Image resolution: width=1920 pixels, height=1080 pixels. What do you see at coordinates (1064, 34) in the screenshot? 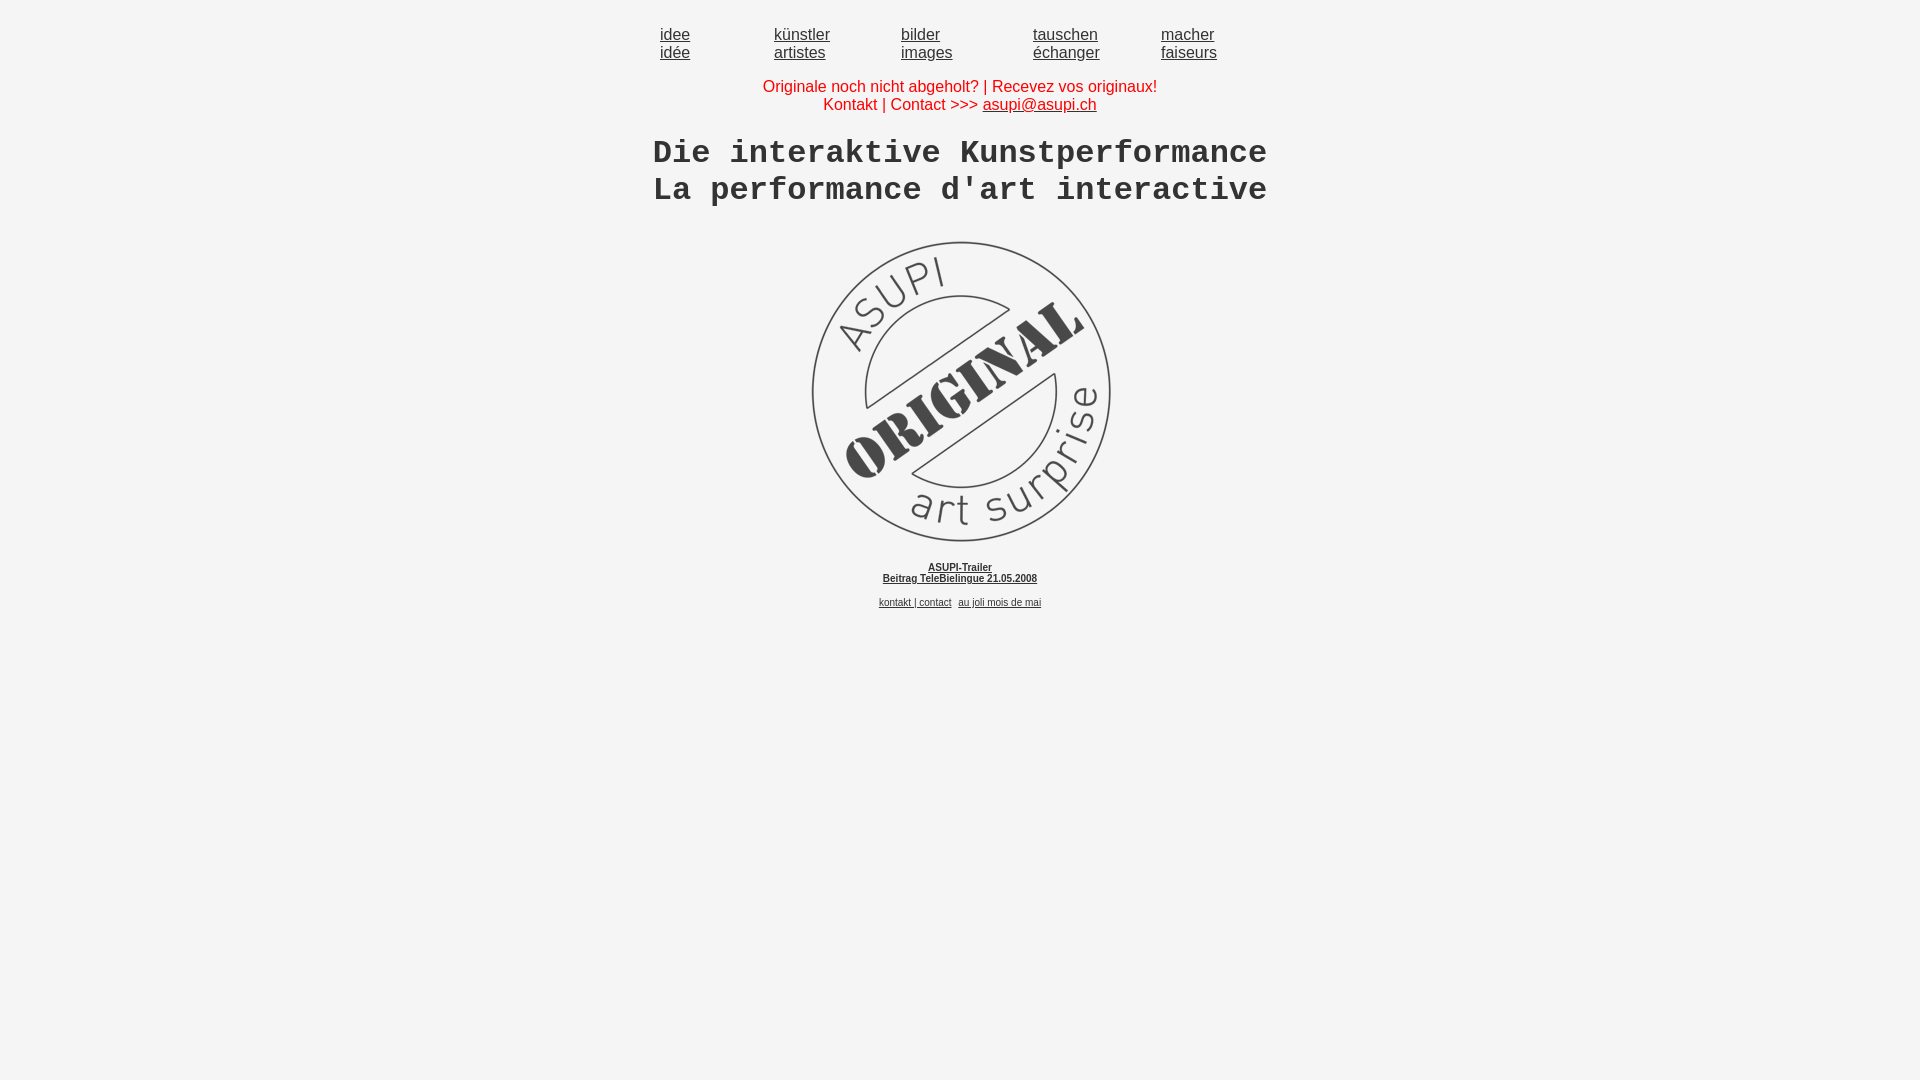
I see `'tauschen'` at bounding box center [1064, 34].